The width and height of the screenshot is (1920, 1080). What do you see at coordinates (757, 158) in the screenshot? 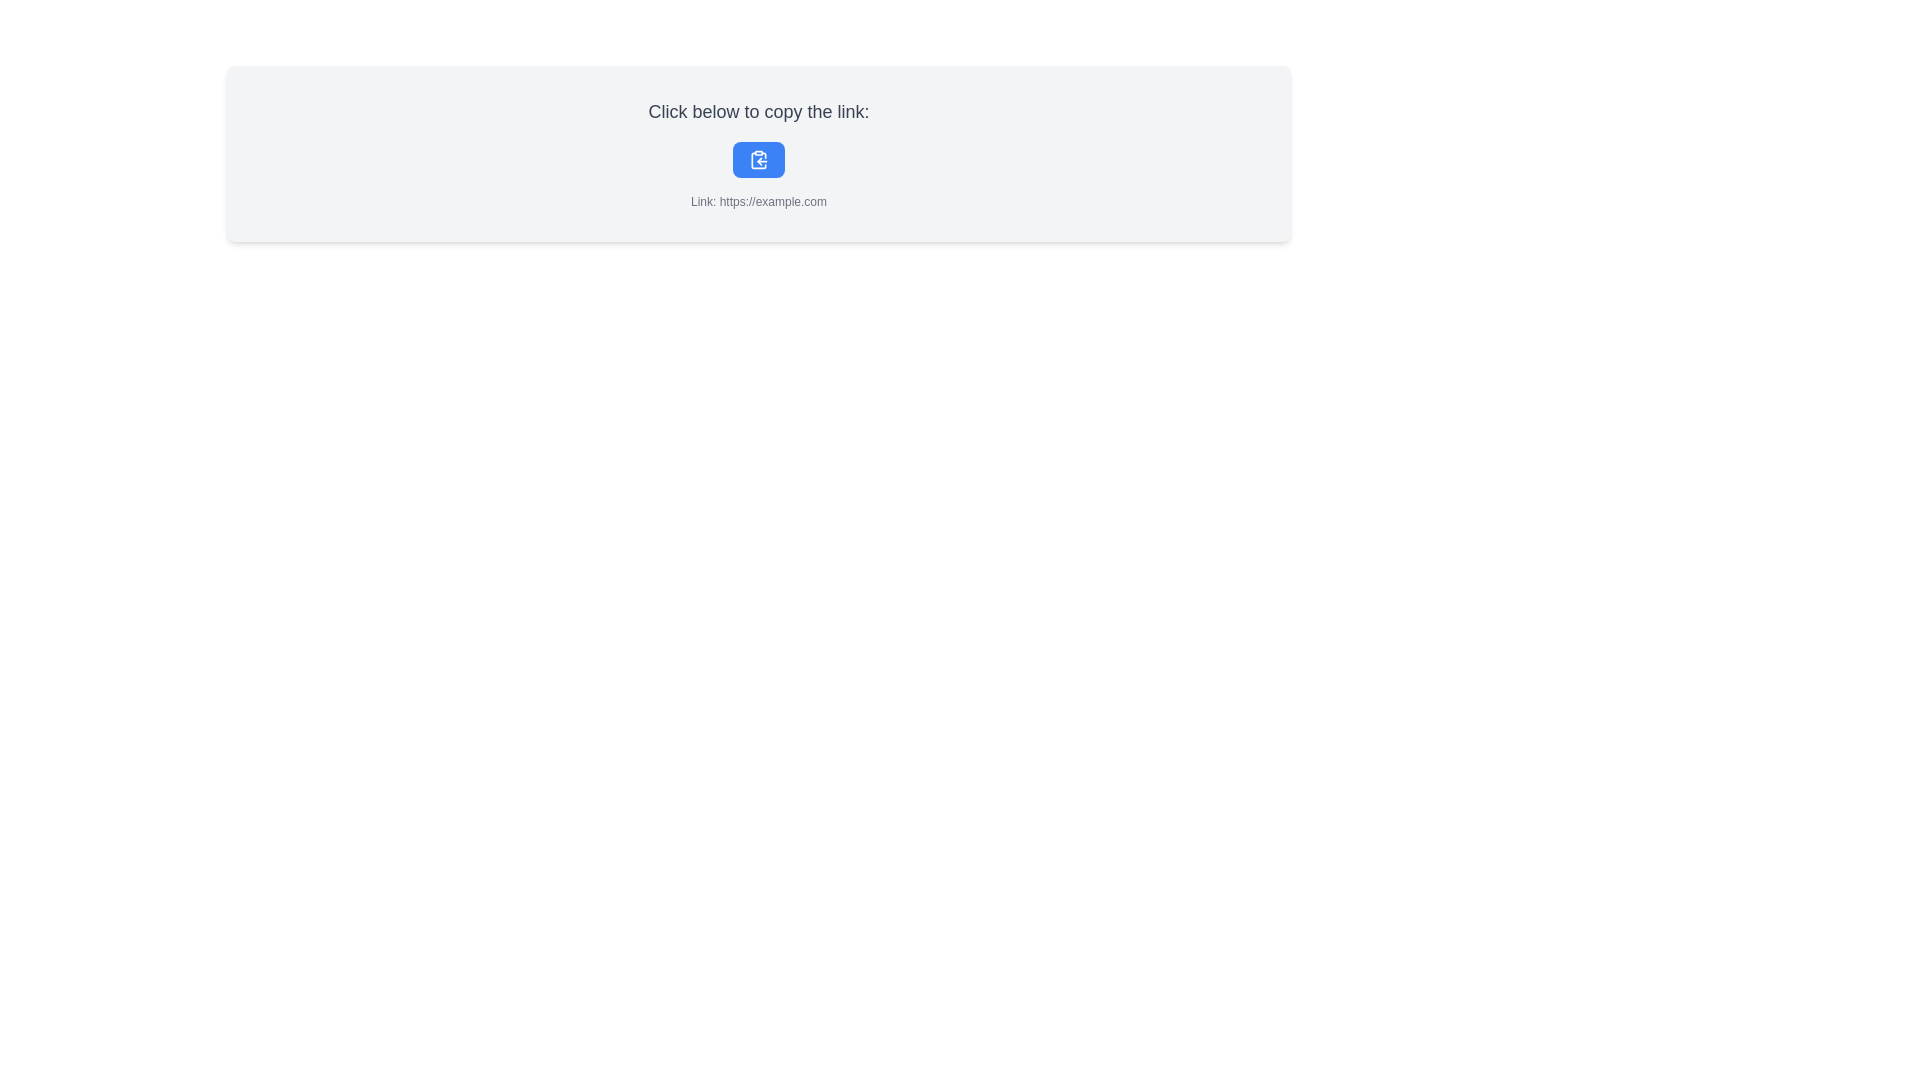
I see `the small clipboard icon with a copy symbol, which is styled in blue and white tones, located within a blue button below the text 'Click below to copy the link:' and above the hyperlink 'https://example.com.'` at bounding box center [757, 158].